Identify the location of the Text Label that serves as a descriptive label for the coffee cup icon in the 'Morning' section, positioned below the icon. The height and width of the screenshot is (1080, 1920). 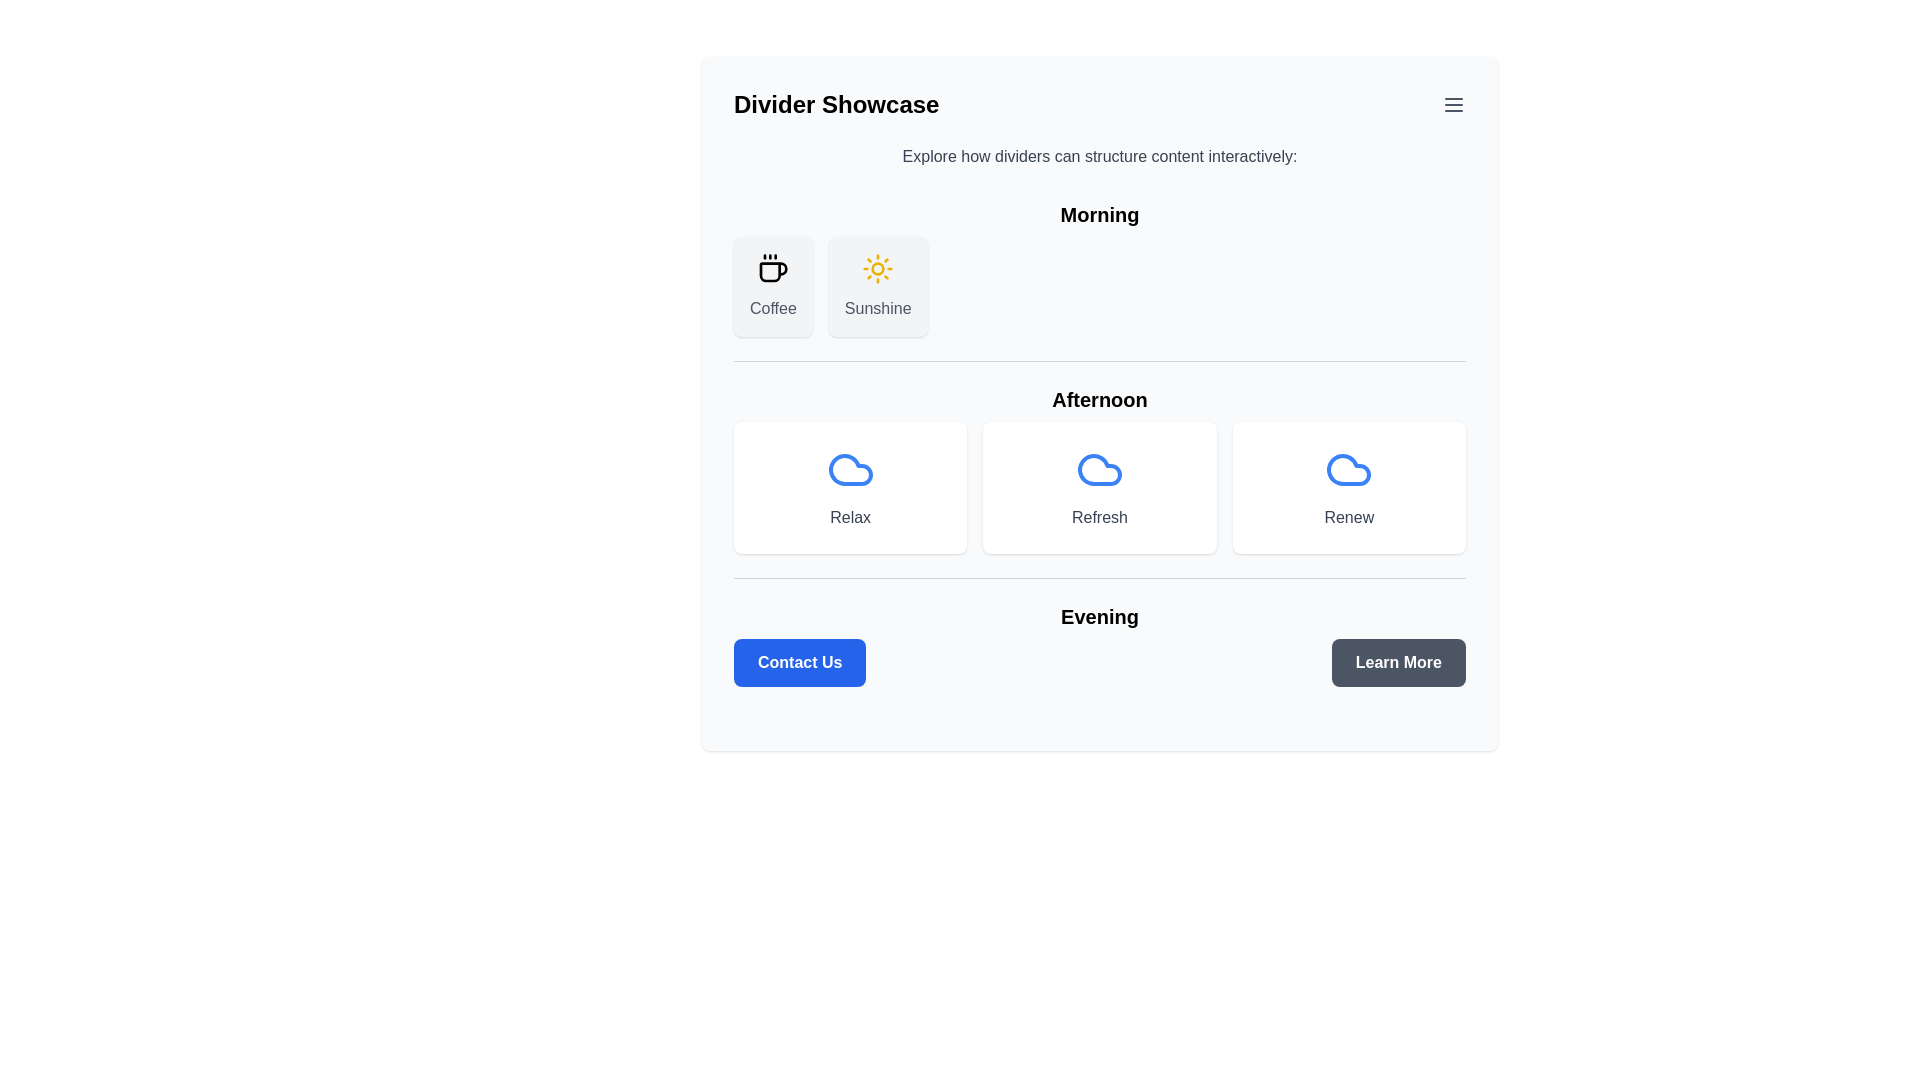
(772, 308).